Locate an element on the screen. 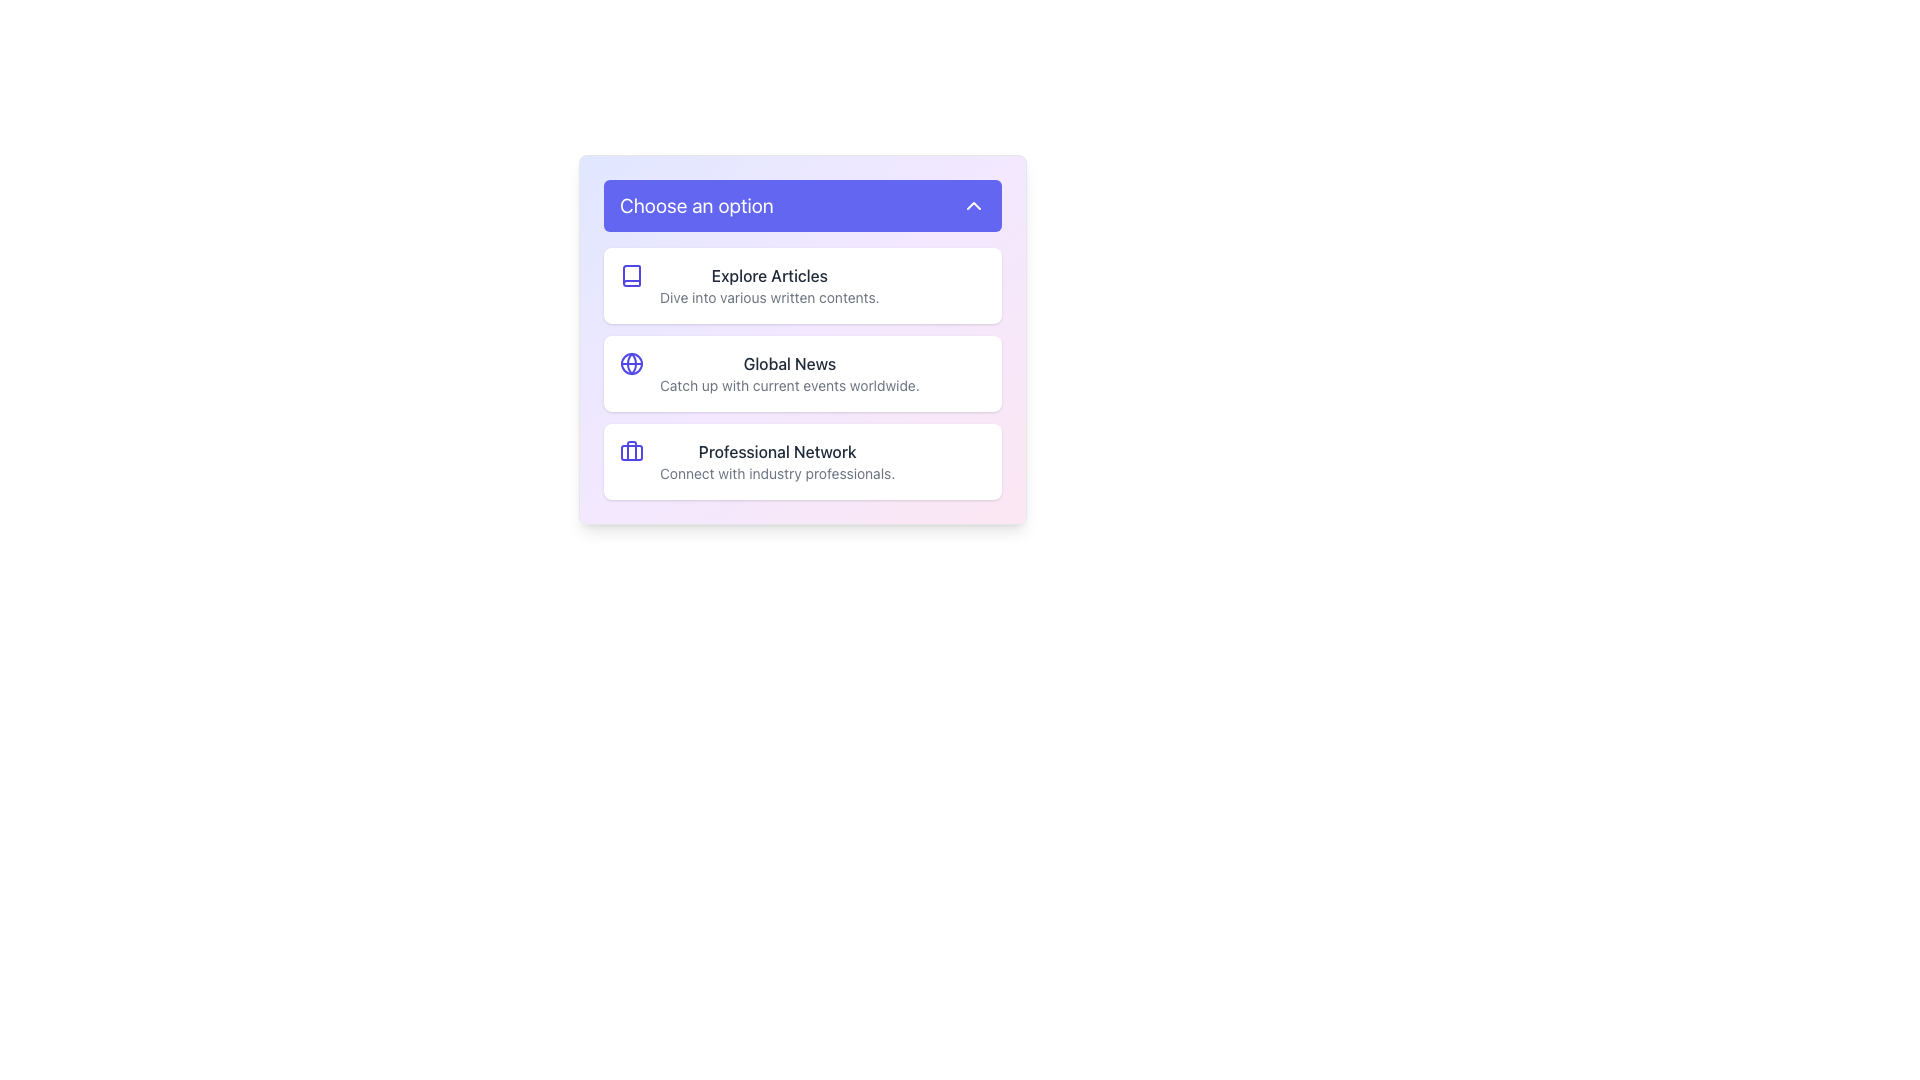 Image resolution: width=1920 pixels, height=1080 pixels. the blue book icon located to the left of the text 'Explore Articles' is located at coordinates (631, 276).